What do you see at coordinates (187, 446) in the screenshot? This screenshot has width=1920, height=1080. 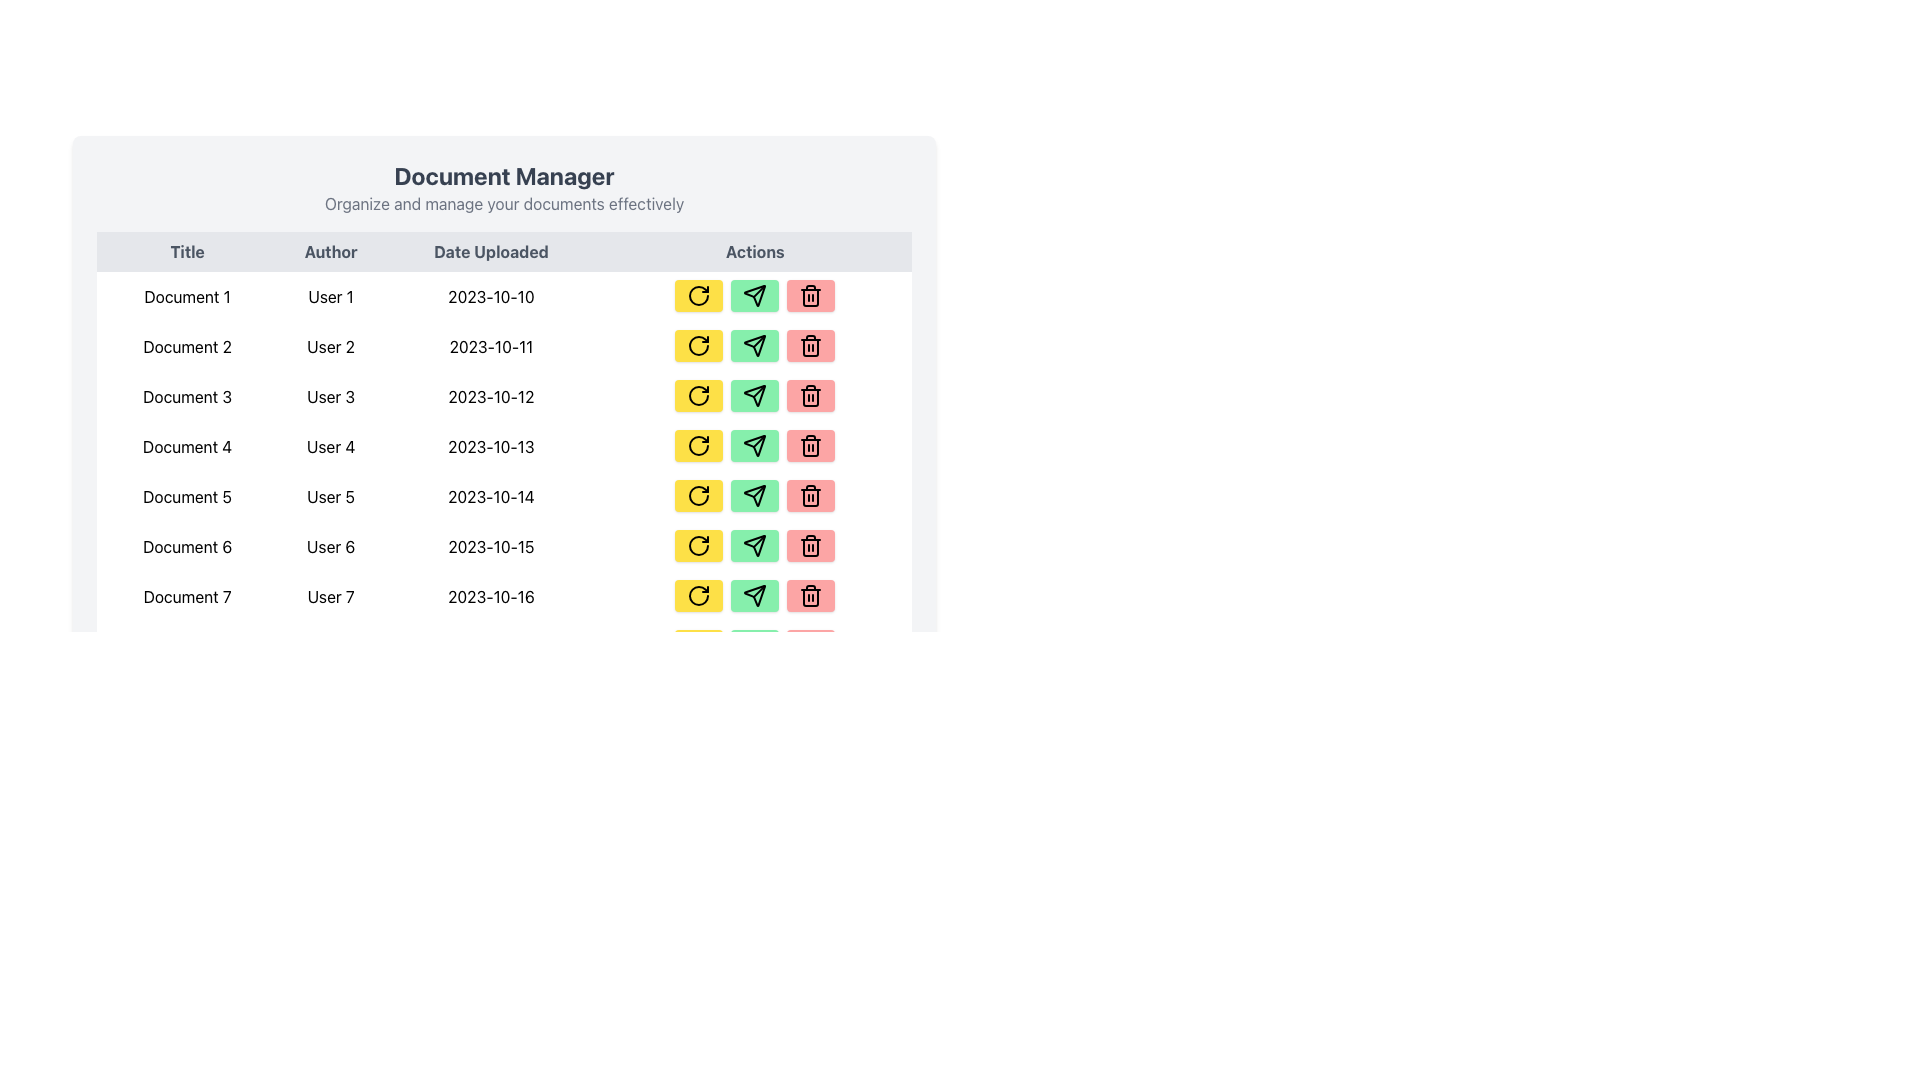 I see `the document title displayed in the first column, fourth row of the table under the 'Title' header` at bounding box center [187, 446].